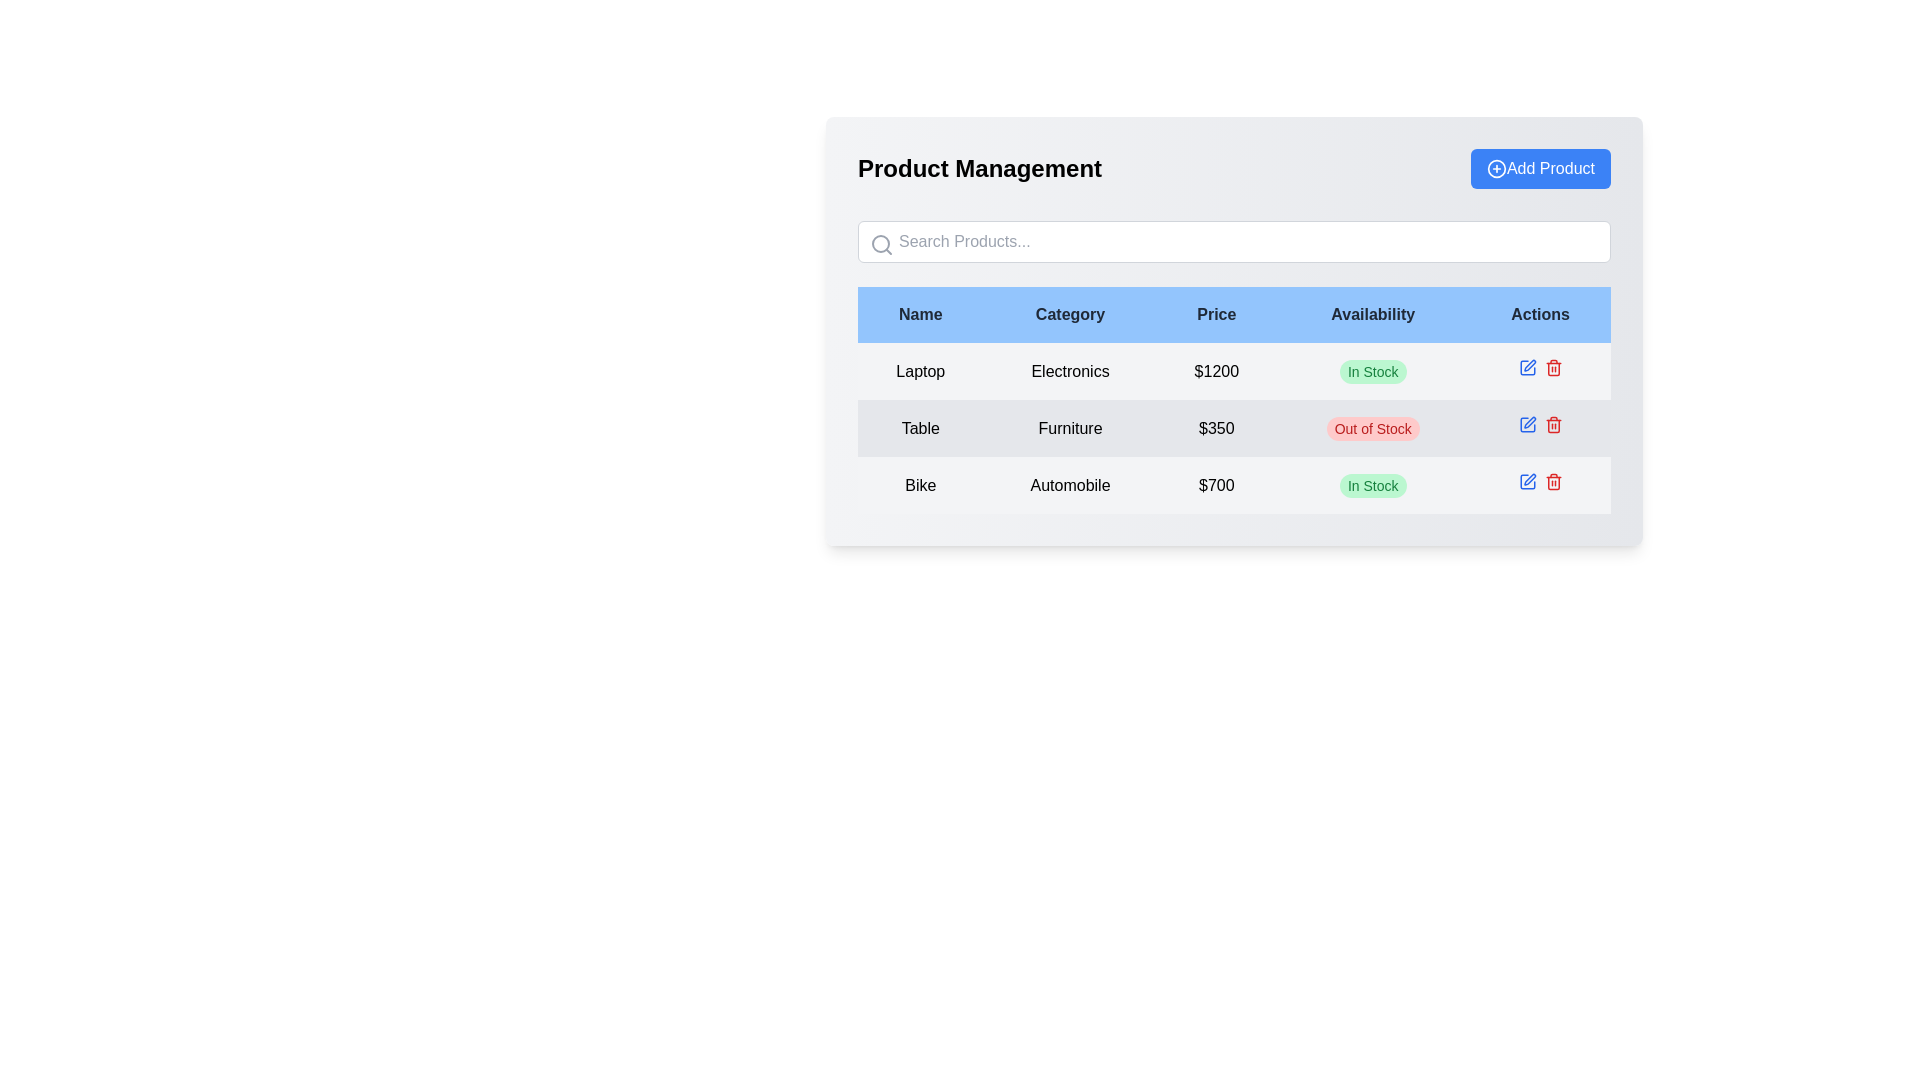  I want to click on the red trash bin icon in the Actions column of the table row representing the Laptop product, so click(1539, 371).